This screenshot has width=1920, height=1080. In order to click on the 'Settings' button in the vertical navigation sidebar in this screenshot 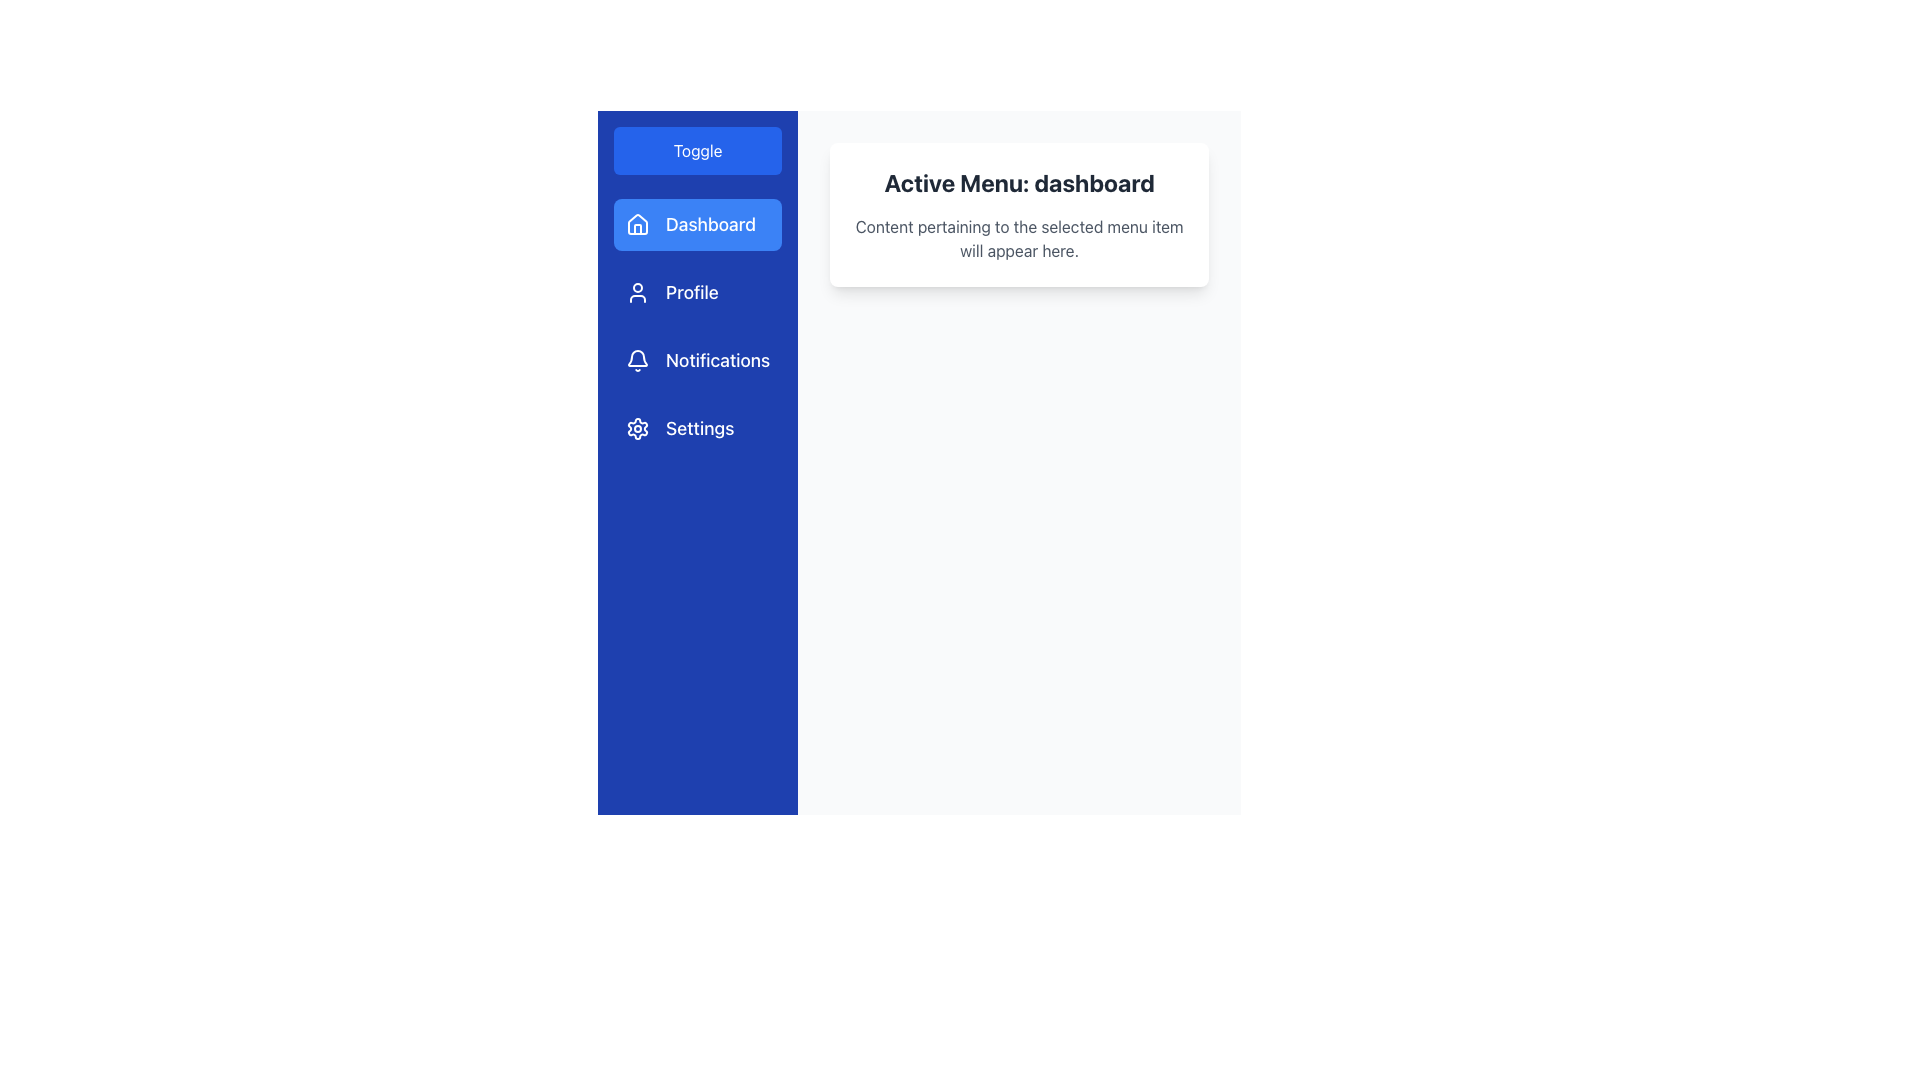, I will do `click(698, 427)`.